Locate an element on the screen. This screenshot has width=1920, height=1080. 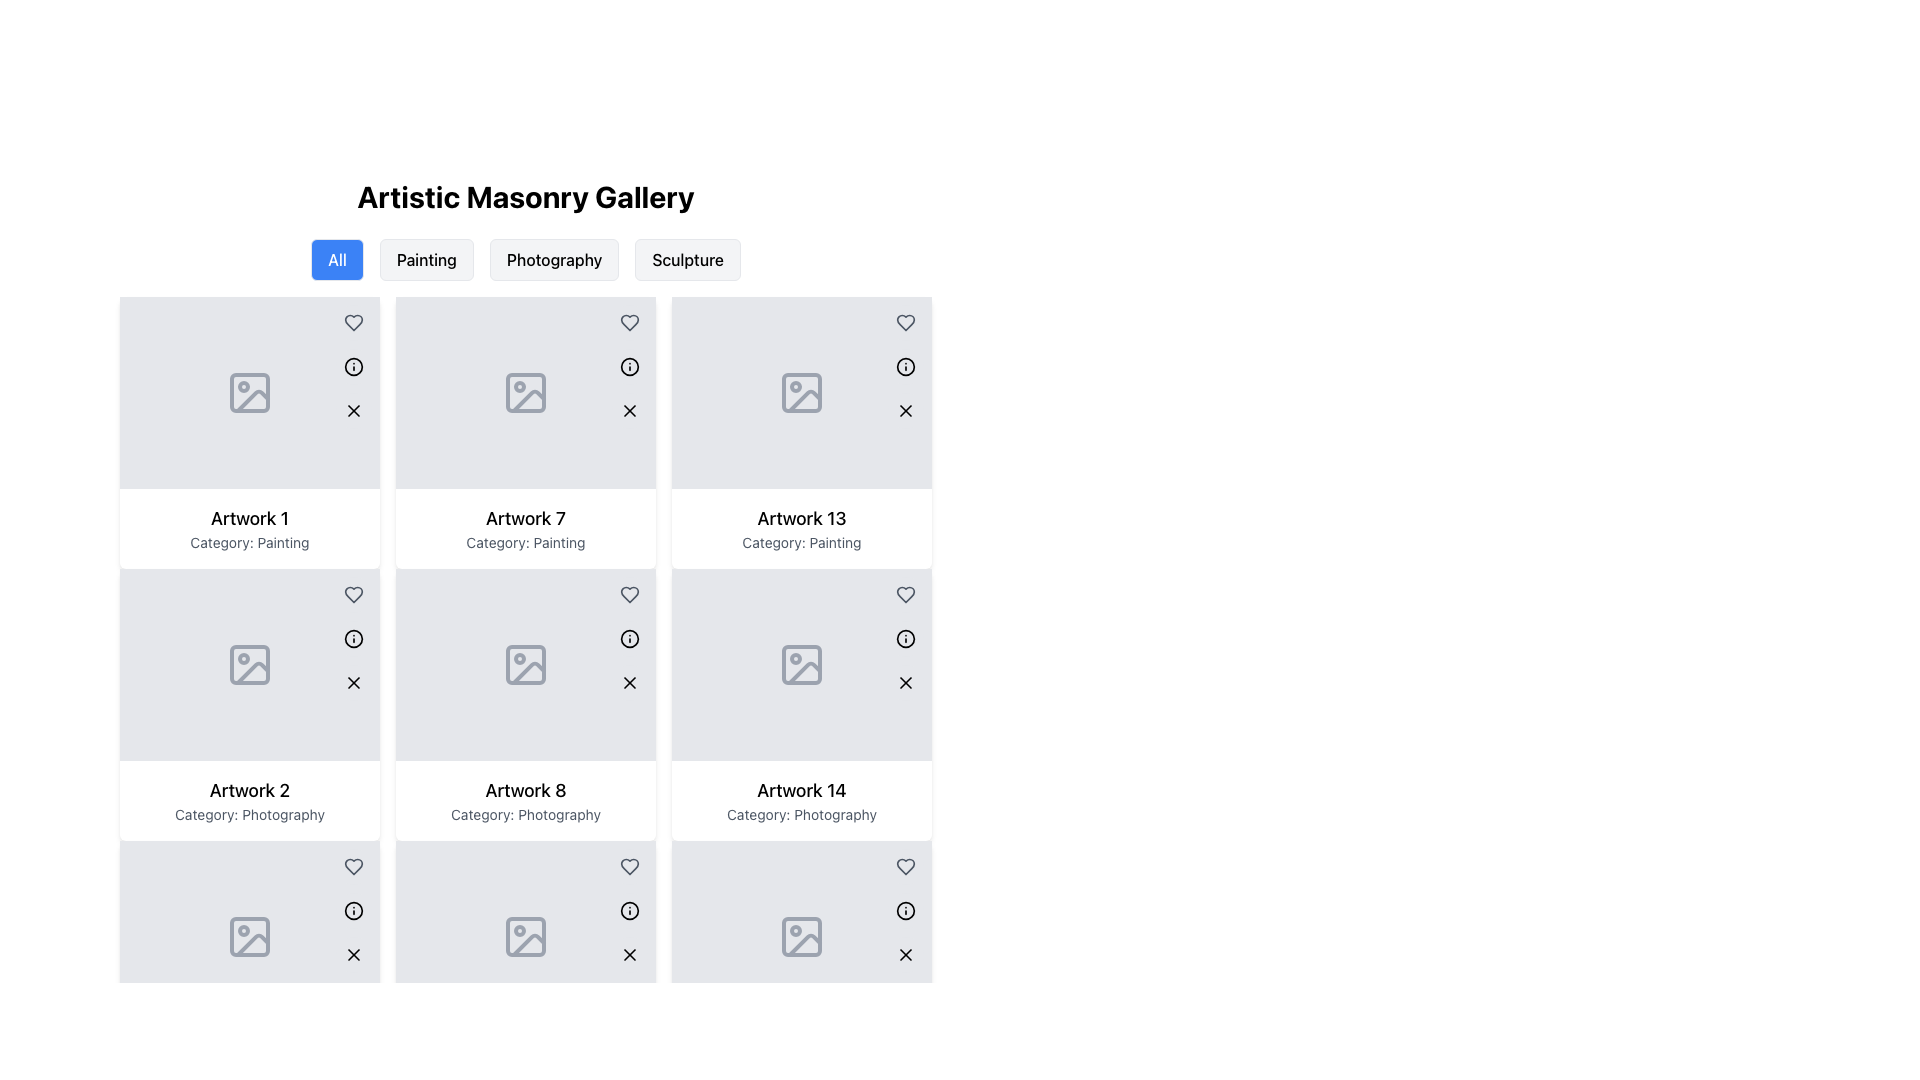
the 'information' SVG-based icon located in the upper right corner of the 'Artwork 8 - Category: Photography' card is located at coordinates (628, 639).